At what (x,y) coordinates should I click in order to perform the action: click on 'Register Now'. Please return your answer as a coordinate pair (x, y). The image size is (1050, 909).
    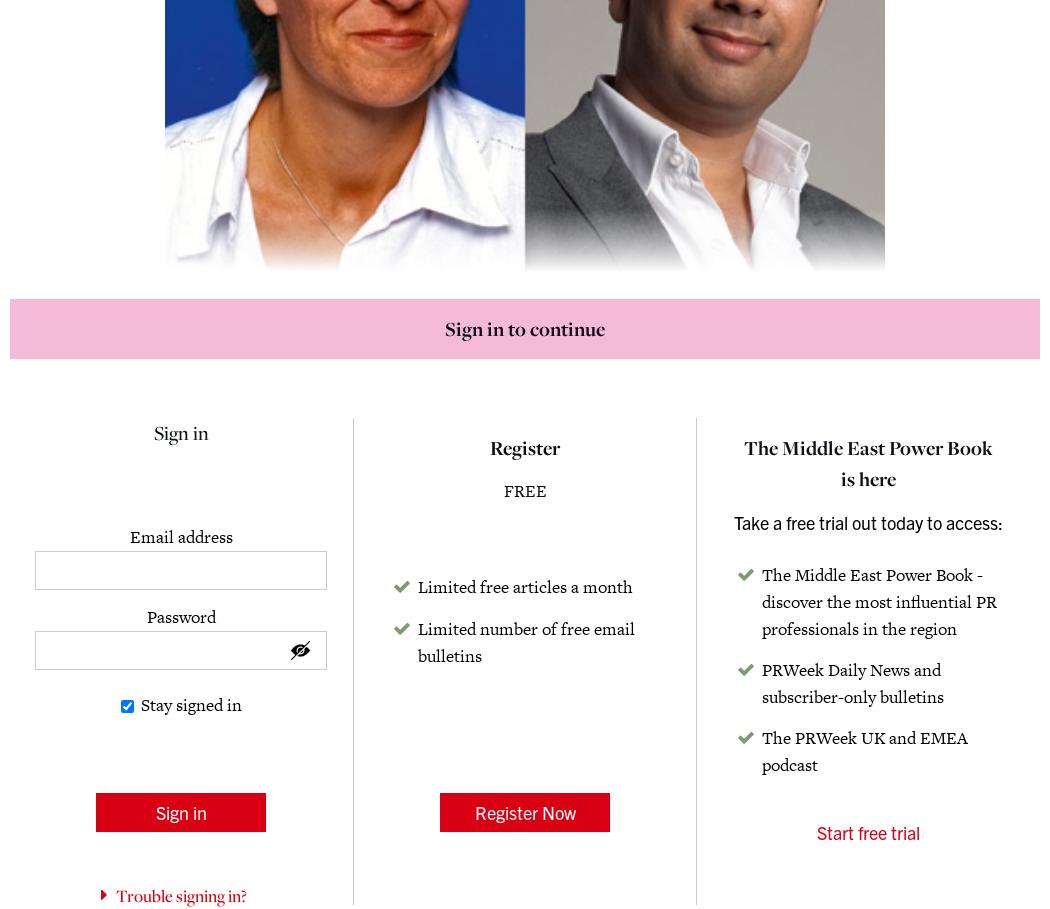
    Looking at the image, I should click on (523, 811).